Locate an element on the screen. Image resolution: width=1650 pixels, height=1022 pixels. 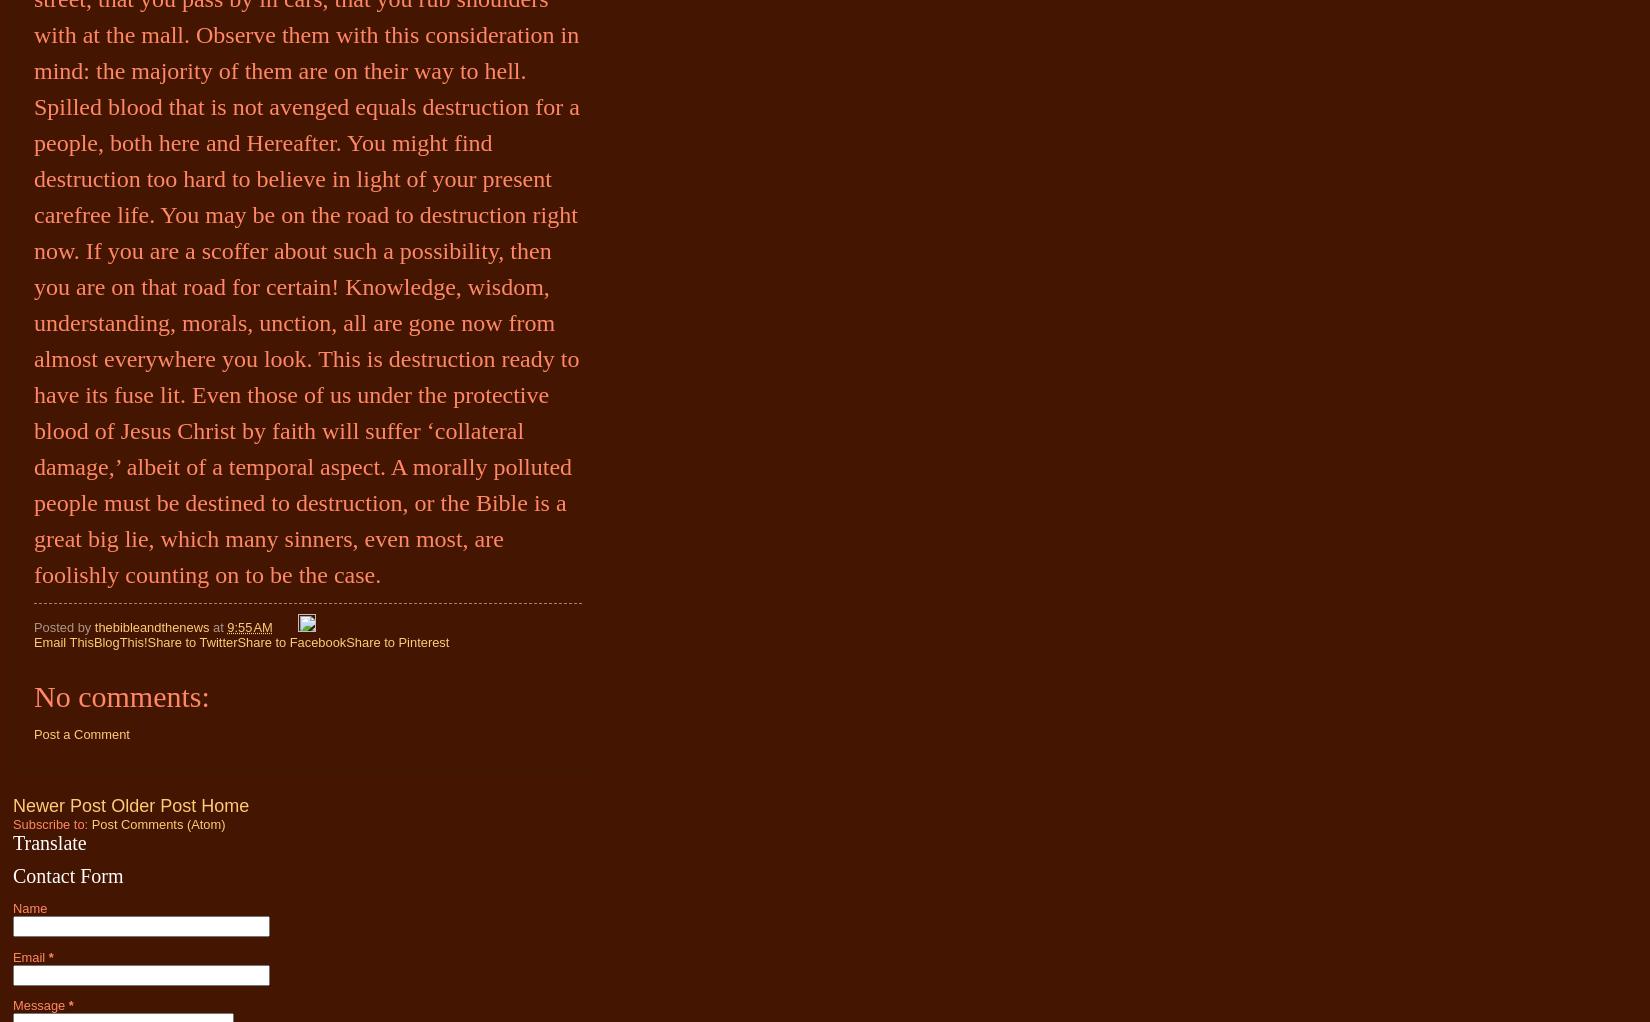
'at' is located at coordinates (219, 627).